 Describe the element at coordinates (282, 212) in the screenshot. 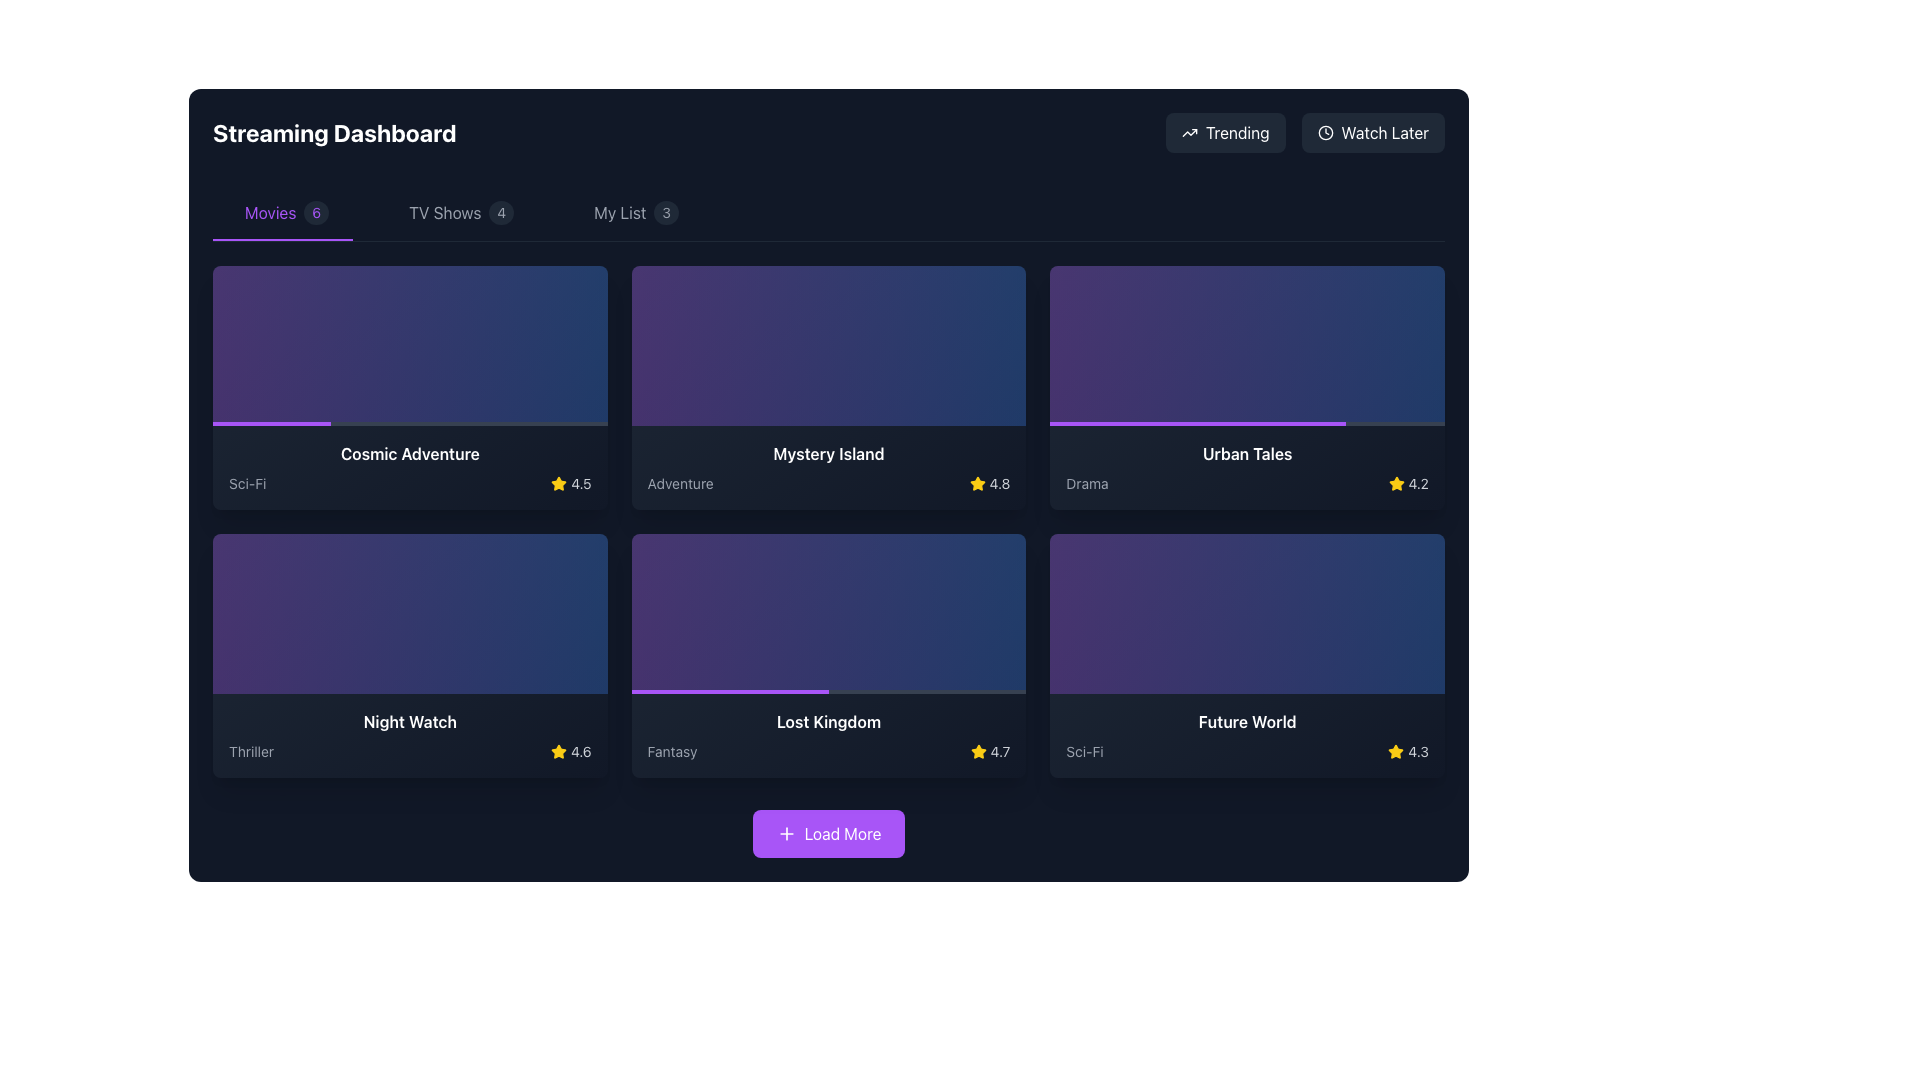

I see `the 'Movies' navigation link` at that location.